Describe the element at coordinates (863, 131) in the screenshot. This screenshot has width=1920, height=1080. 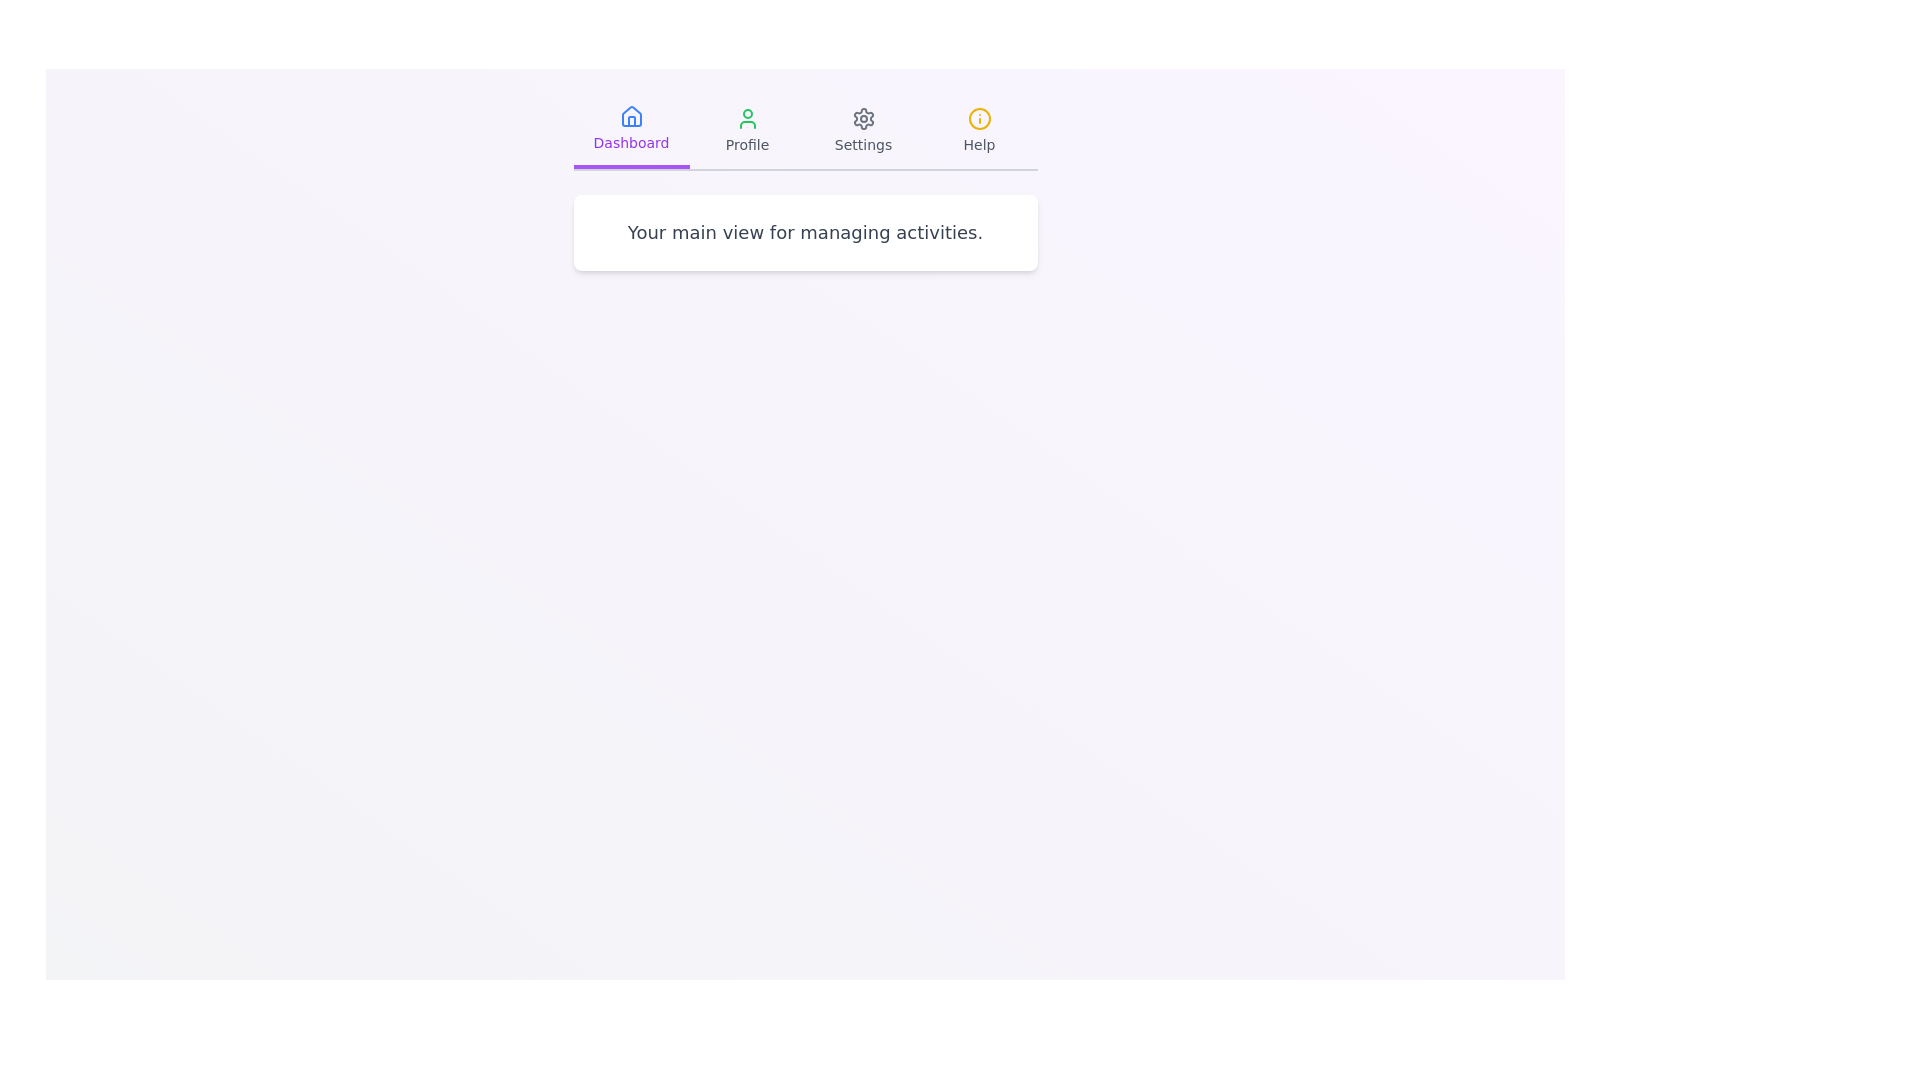
I see `the tab labeled Settings` at that location.